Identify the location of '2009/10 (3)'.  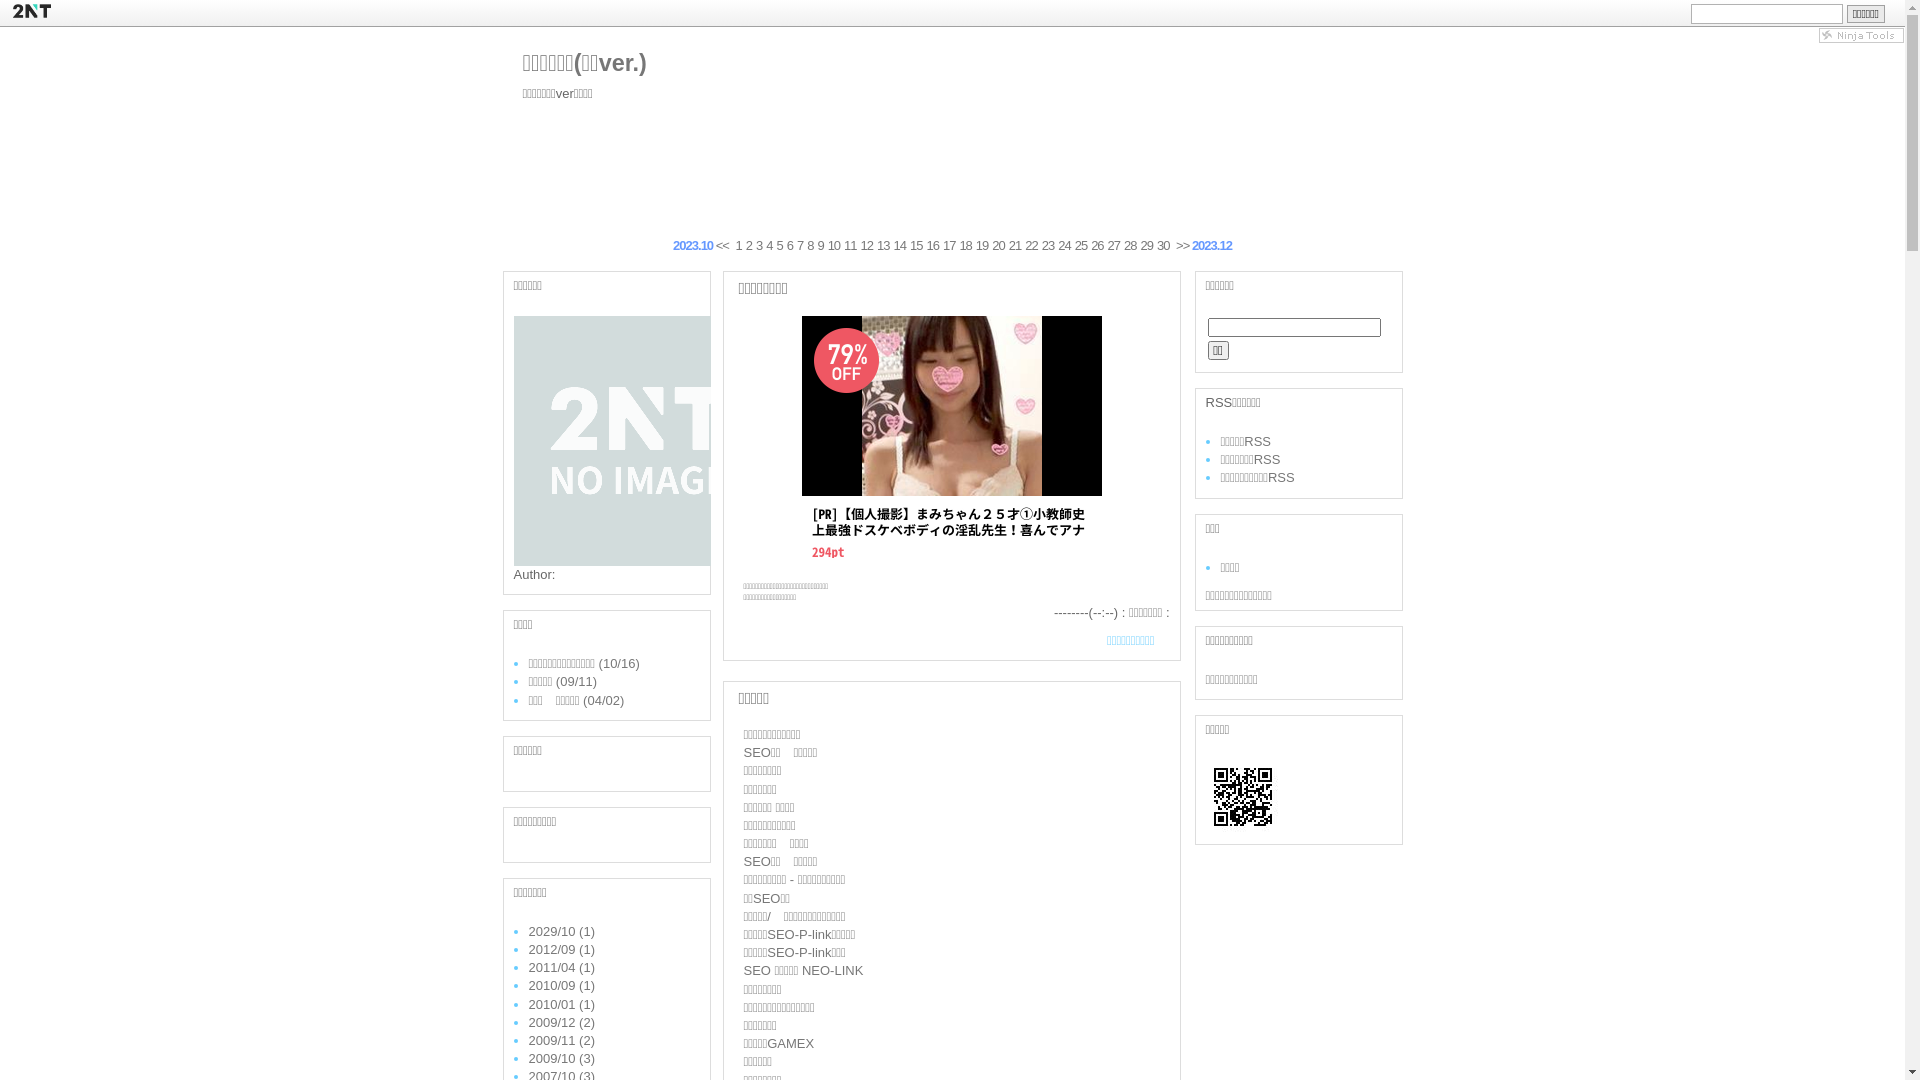
(528, 1057).